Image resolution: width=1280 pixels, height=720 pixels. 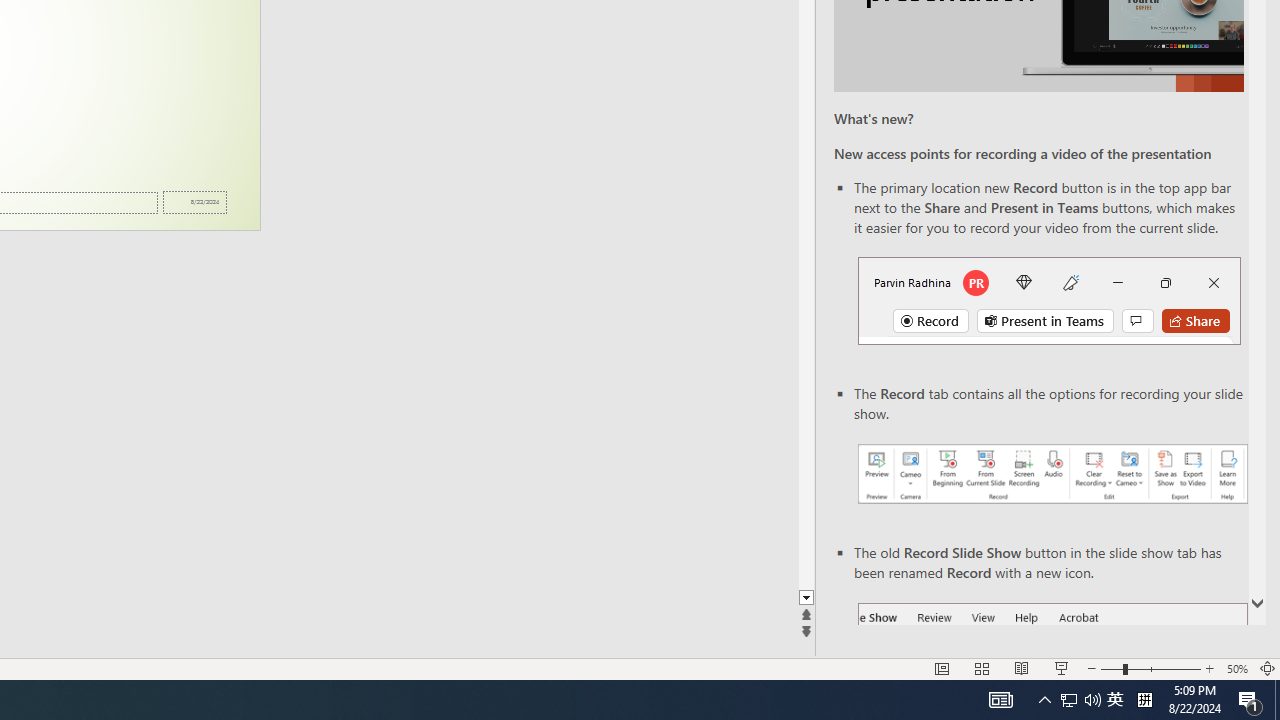 I want to click on 'Date', so click(x=194, y=202).